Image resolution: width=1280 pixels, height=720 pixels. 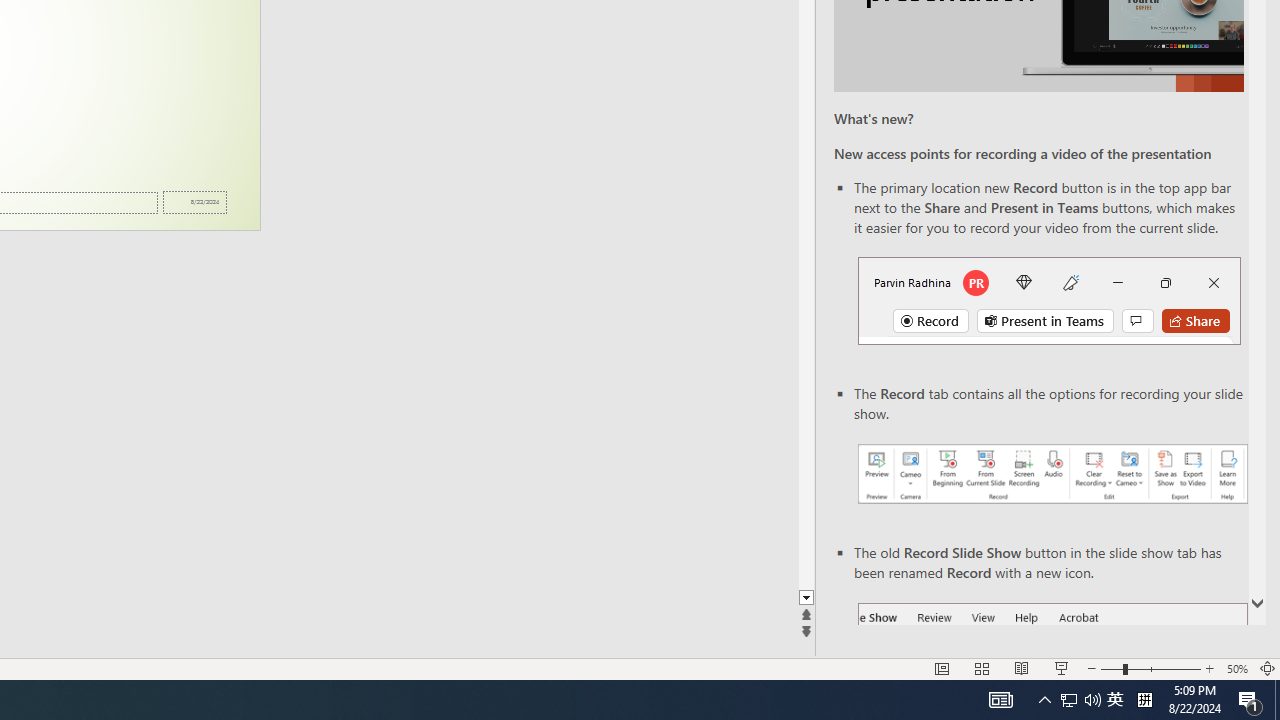 I want to click on 'Date', so click(x=194, y=202).